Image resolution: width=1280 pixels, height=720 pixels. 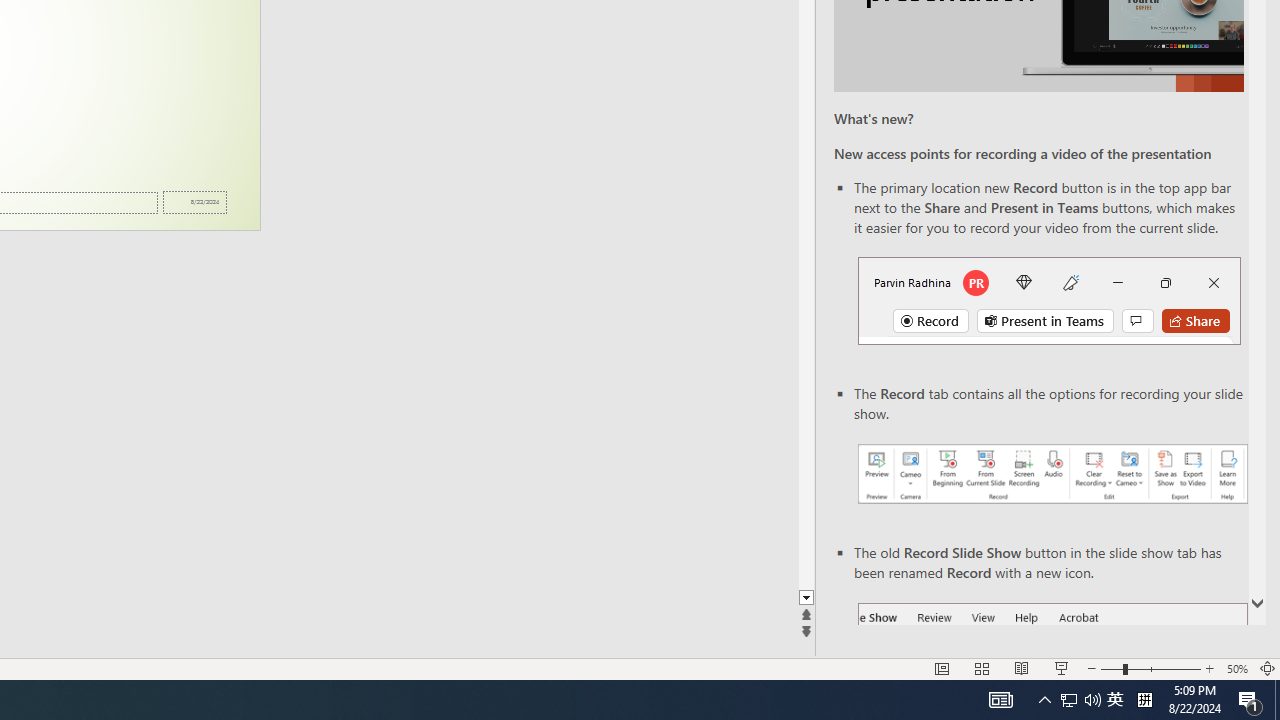 I want to click on 'Date', so click(x=194, y=202).